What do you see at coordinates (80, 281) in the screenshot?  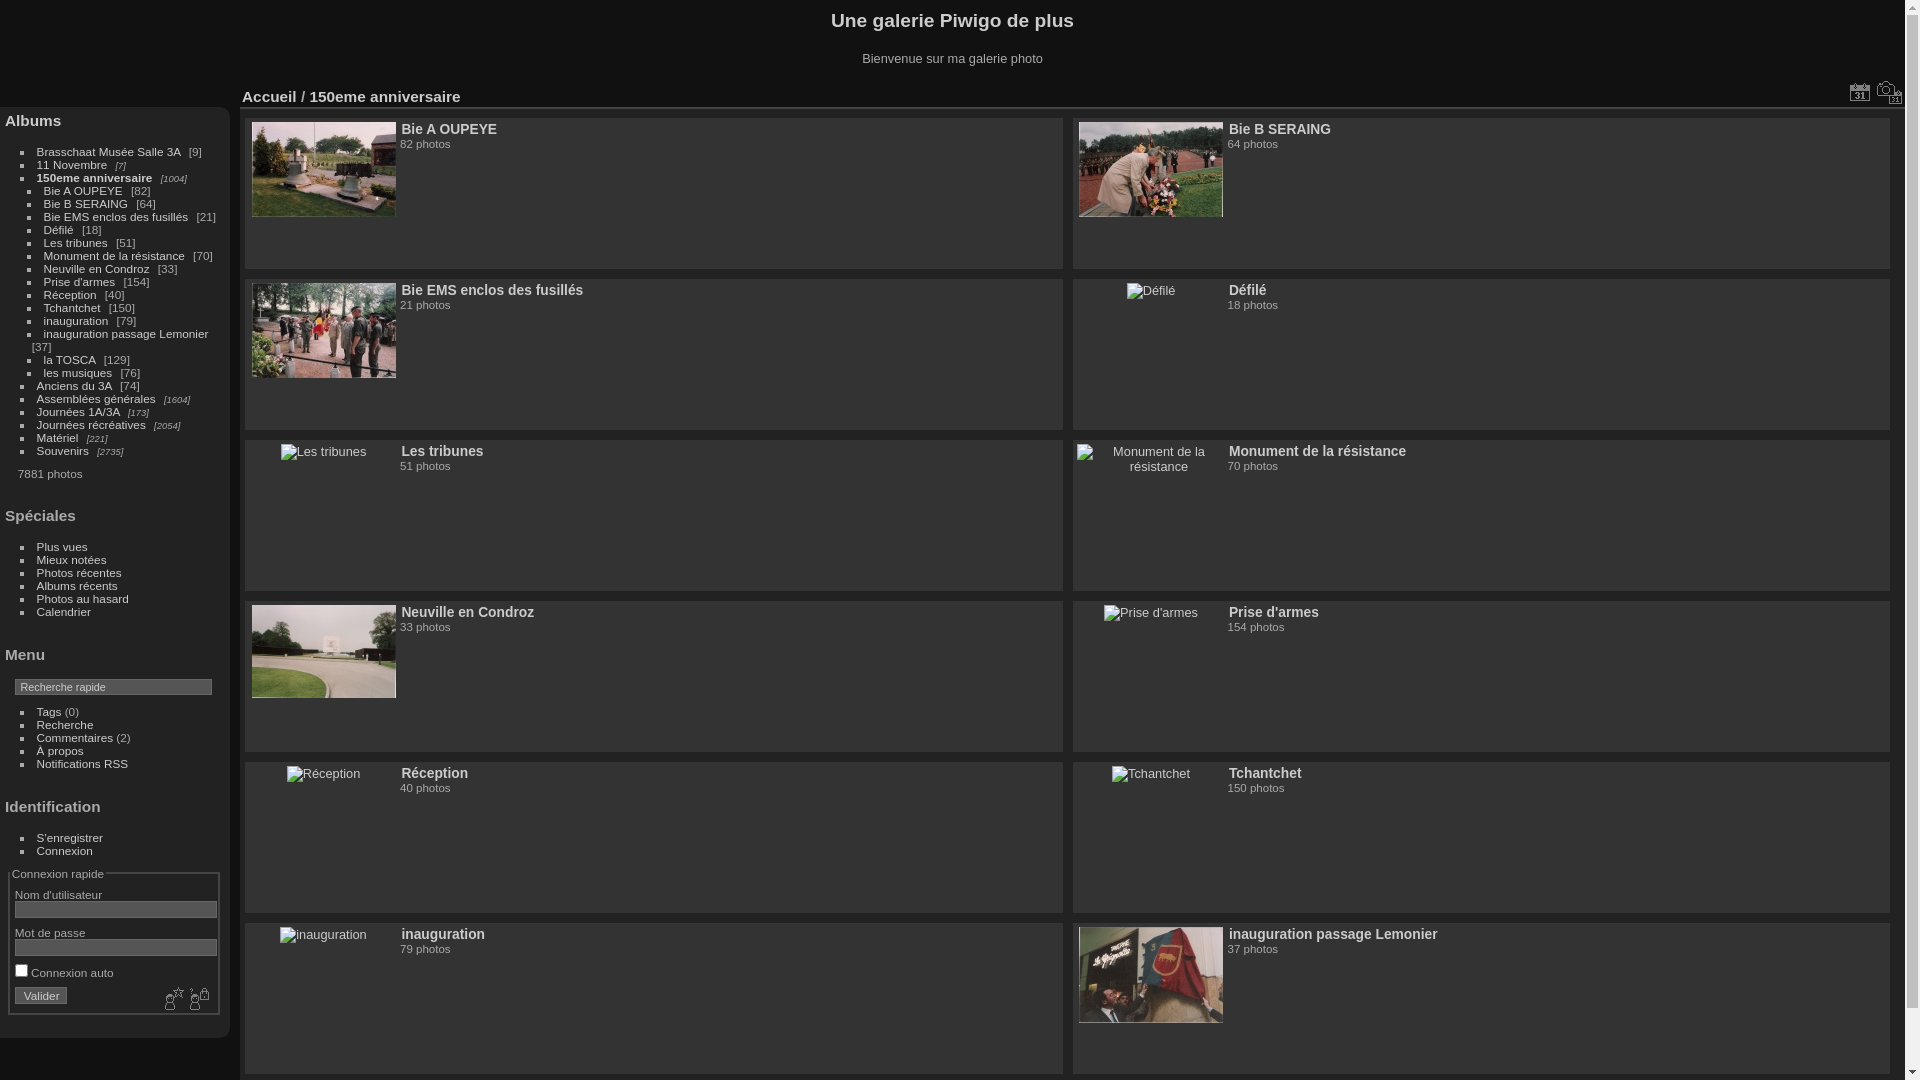 I see `'Prise d'armes'` at bounding box center [80, 281].